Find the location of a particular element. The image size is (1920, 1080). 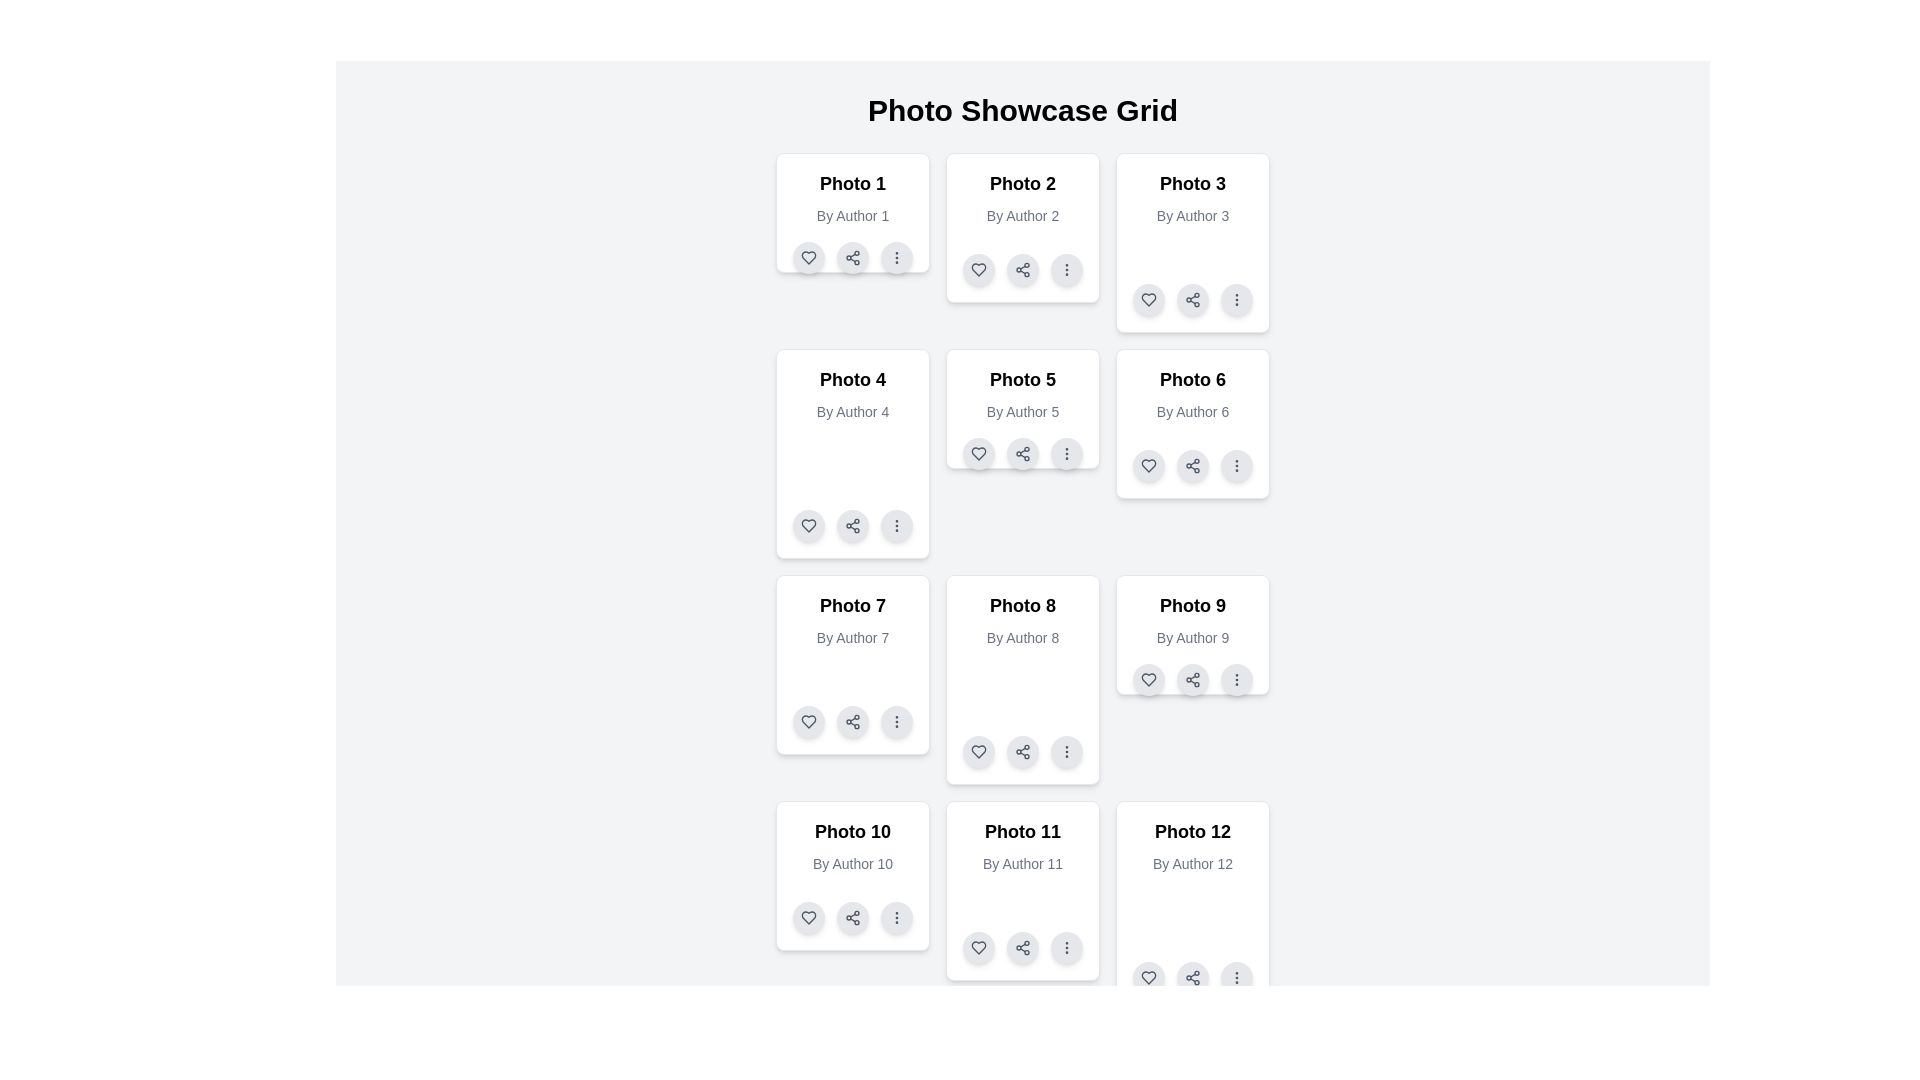

the Menu icon, which is an interactive button resembling three vertically aligned dots located at the bottom right corner of the 'Photo 9' card is located at coordinates (1236, 678).